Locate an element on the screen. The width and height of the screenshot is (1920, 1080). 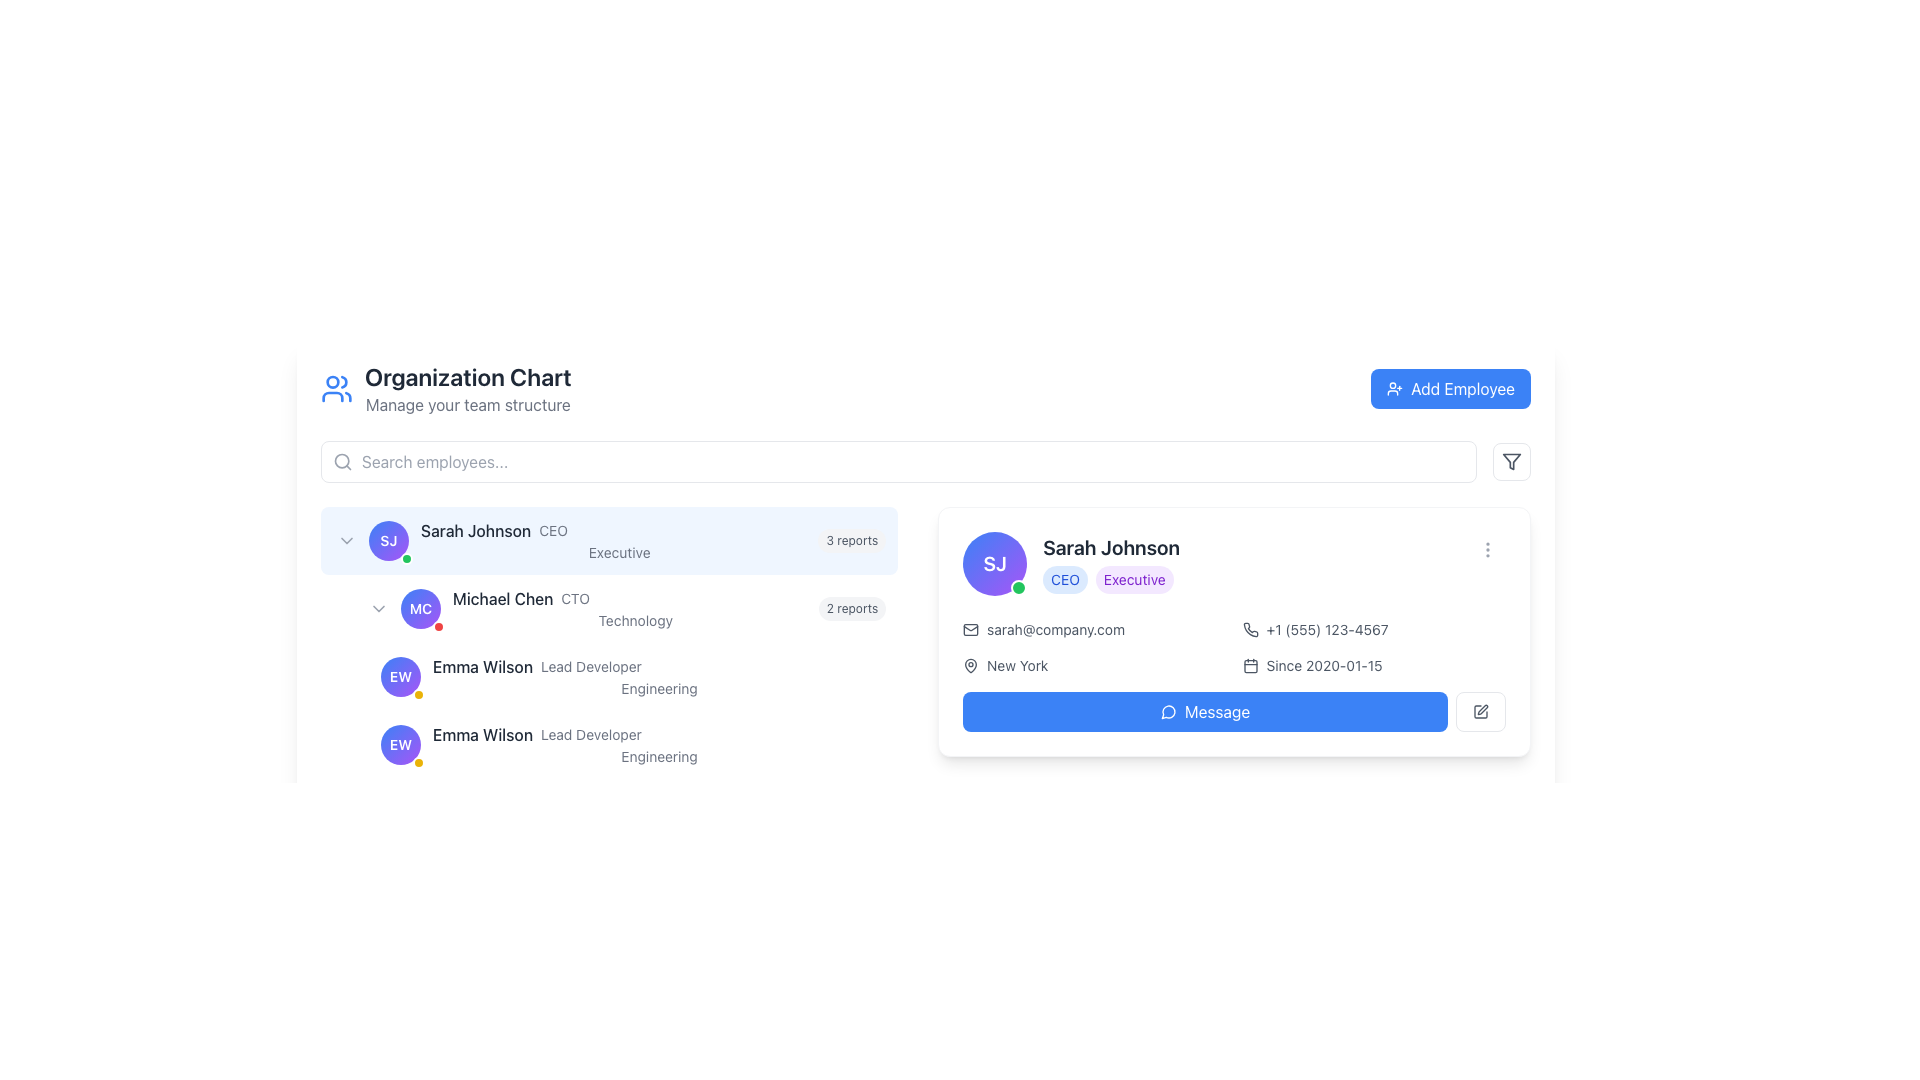
the text label displaying 'Emma Wilson' for referencing is located at coordinates (483, 667).